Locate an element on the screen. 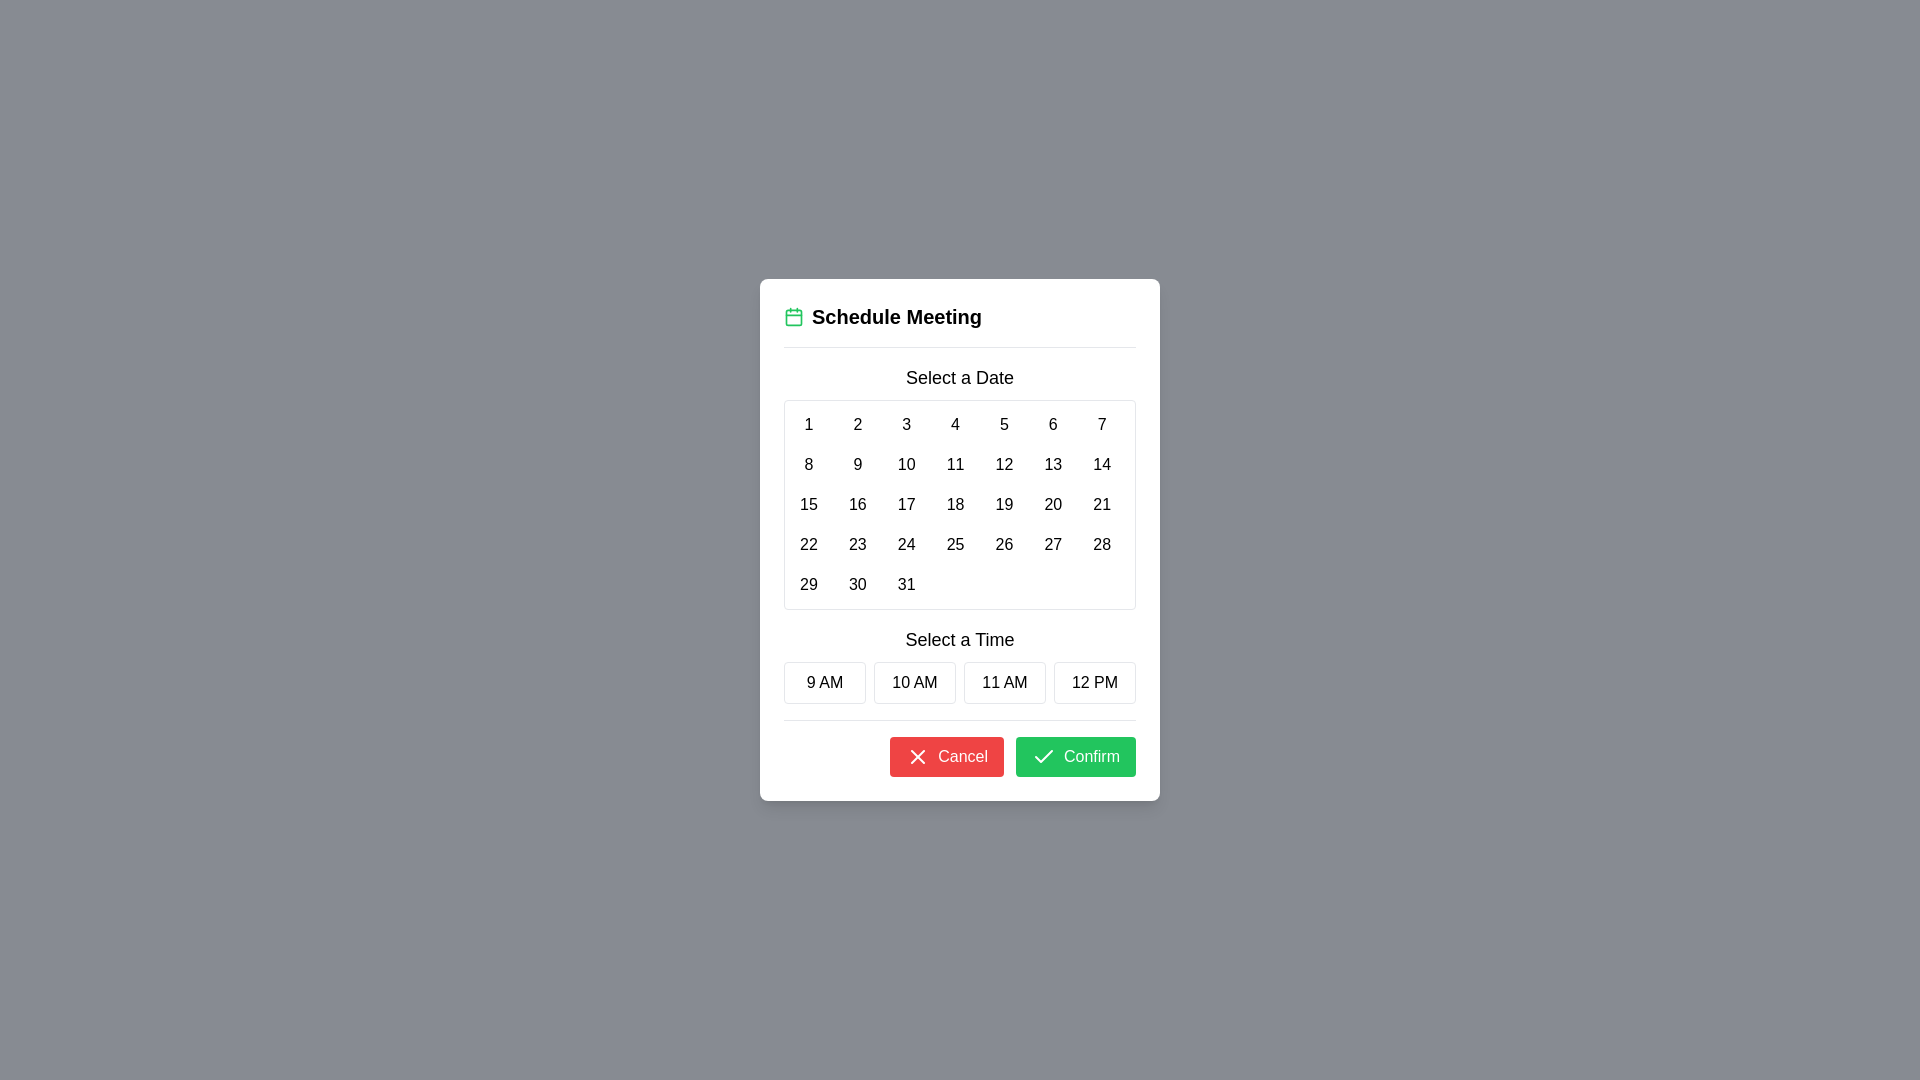 This screenshot has width=1920, height=1080. the Button Group containing the time buttons '9 AM', '10 AM', '11 AM', and '12 PM' is located at coordinates (960, 681).